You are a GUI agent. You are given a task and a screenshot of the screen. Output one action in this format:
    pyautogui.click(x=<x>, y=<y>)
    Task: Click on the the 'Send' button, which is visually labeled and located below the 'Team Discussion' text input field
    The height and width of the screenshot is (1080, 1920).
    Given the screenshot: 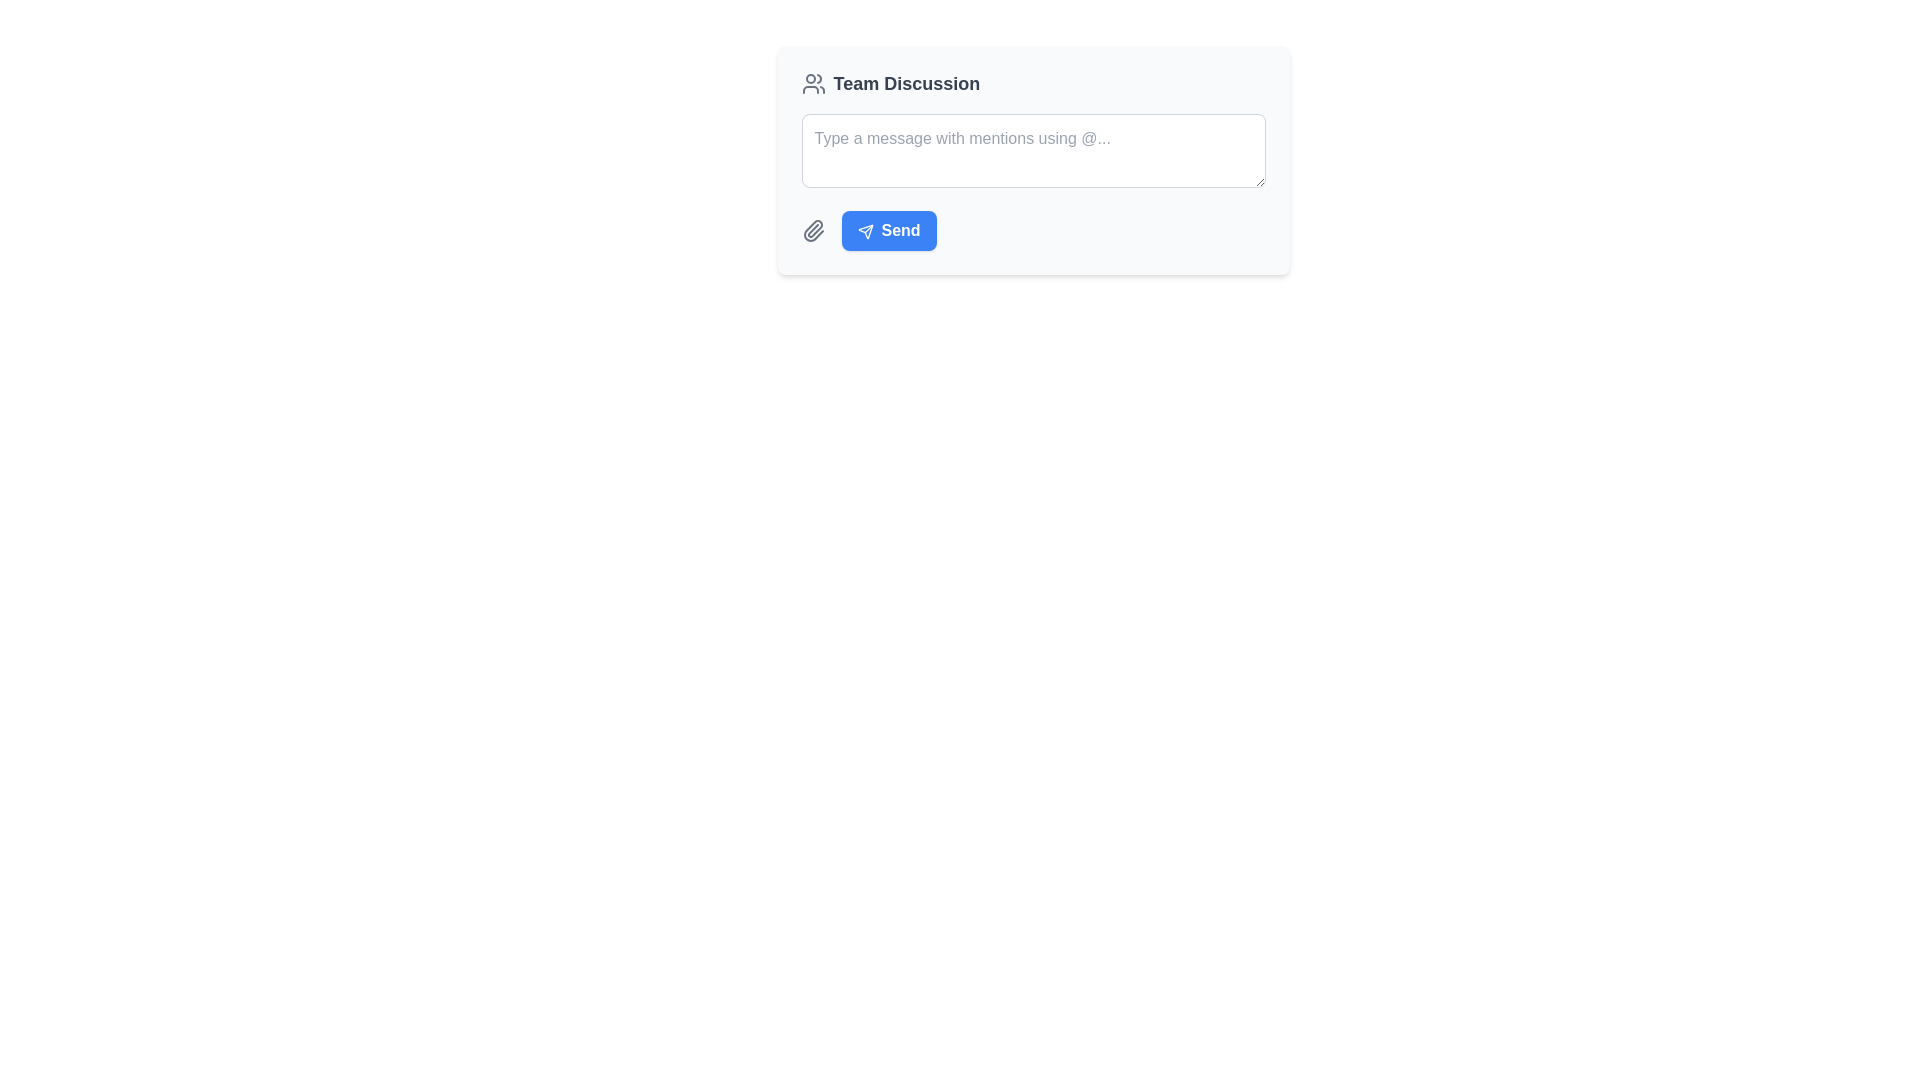 What is the action you would take?
    pyautogui.click(x=900, y=229)
    